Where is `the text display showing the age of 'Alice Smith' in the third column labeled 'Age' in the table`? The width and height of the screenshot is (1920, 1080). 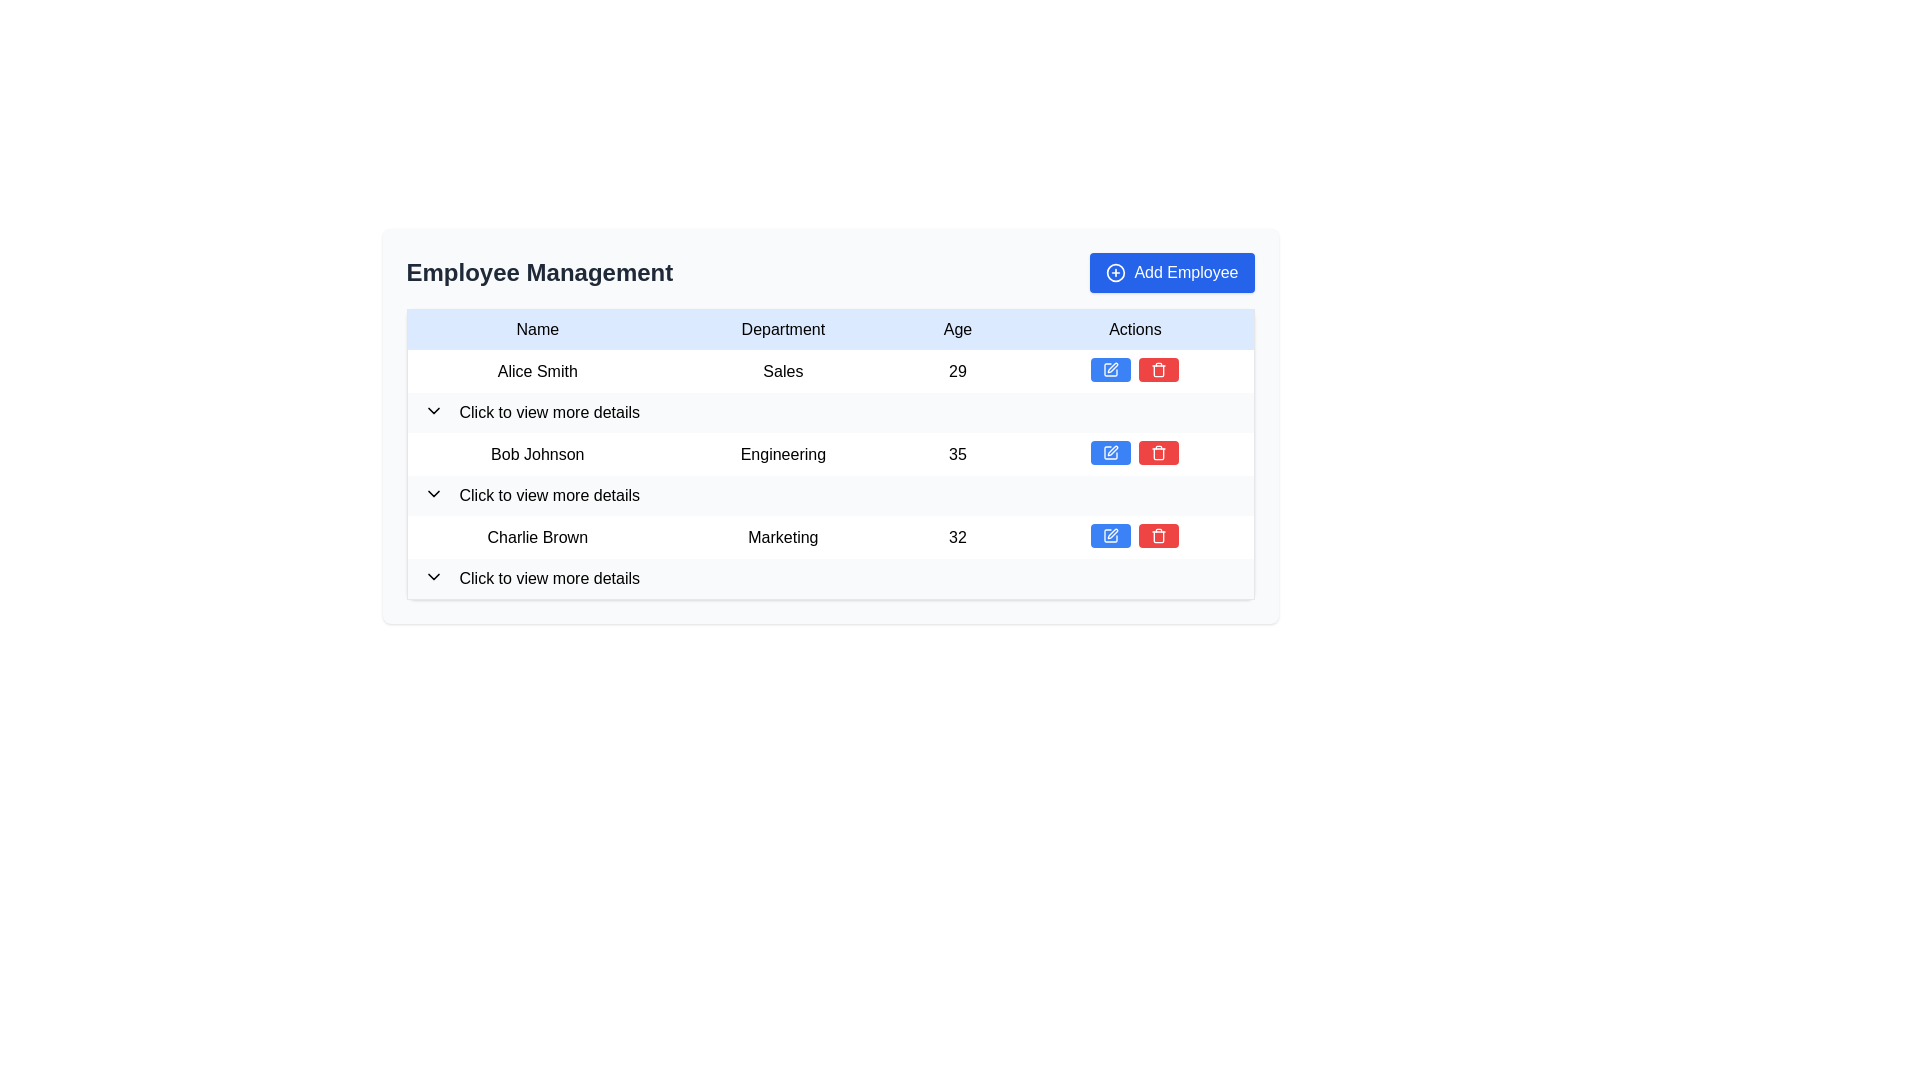
the text display showing the age of 'Alice Smith' in the third column labeled 'Age' in the table is located at coordinates (957, 370).